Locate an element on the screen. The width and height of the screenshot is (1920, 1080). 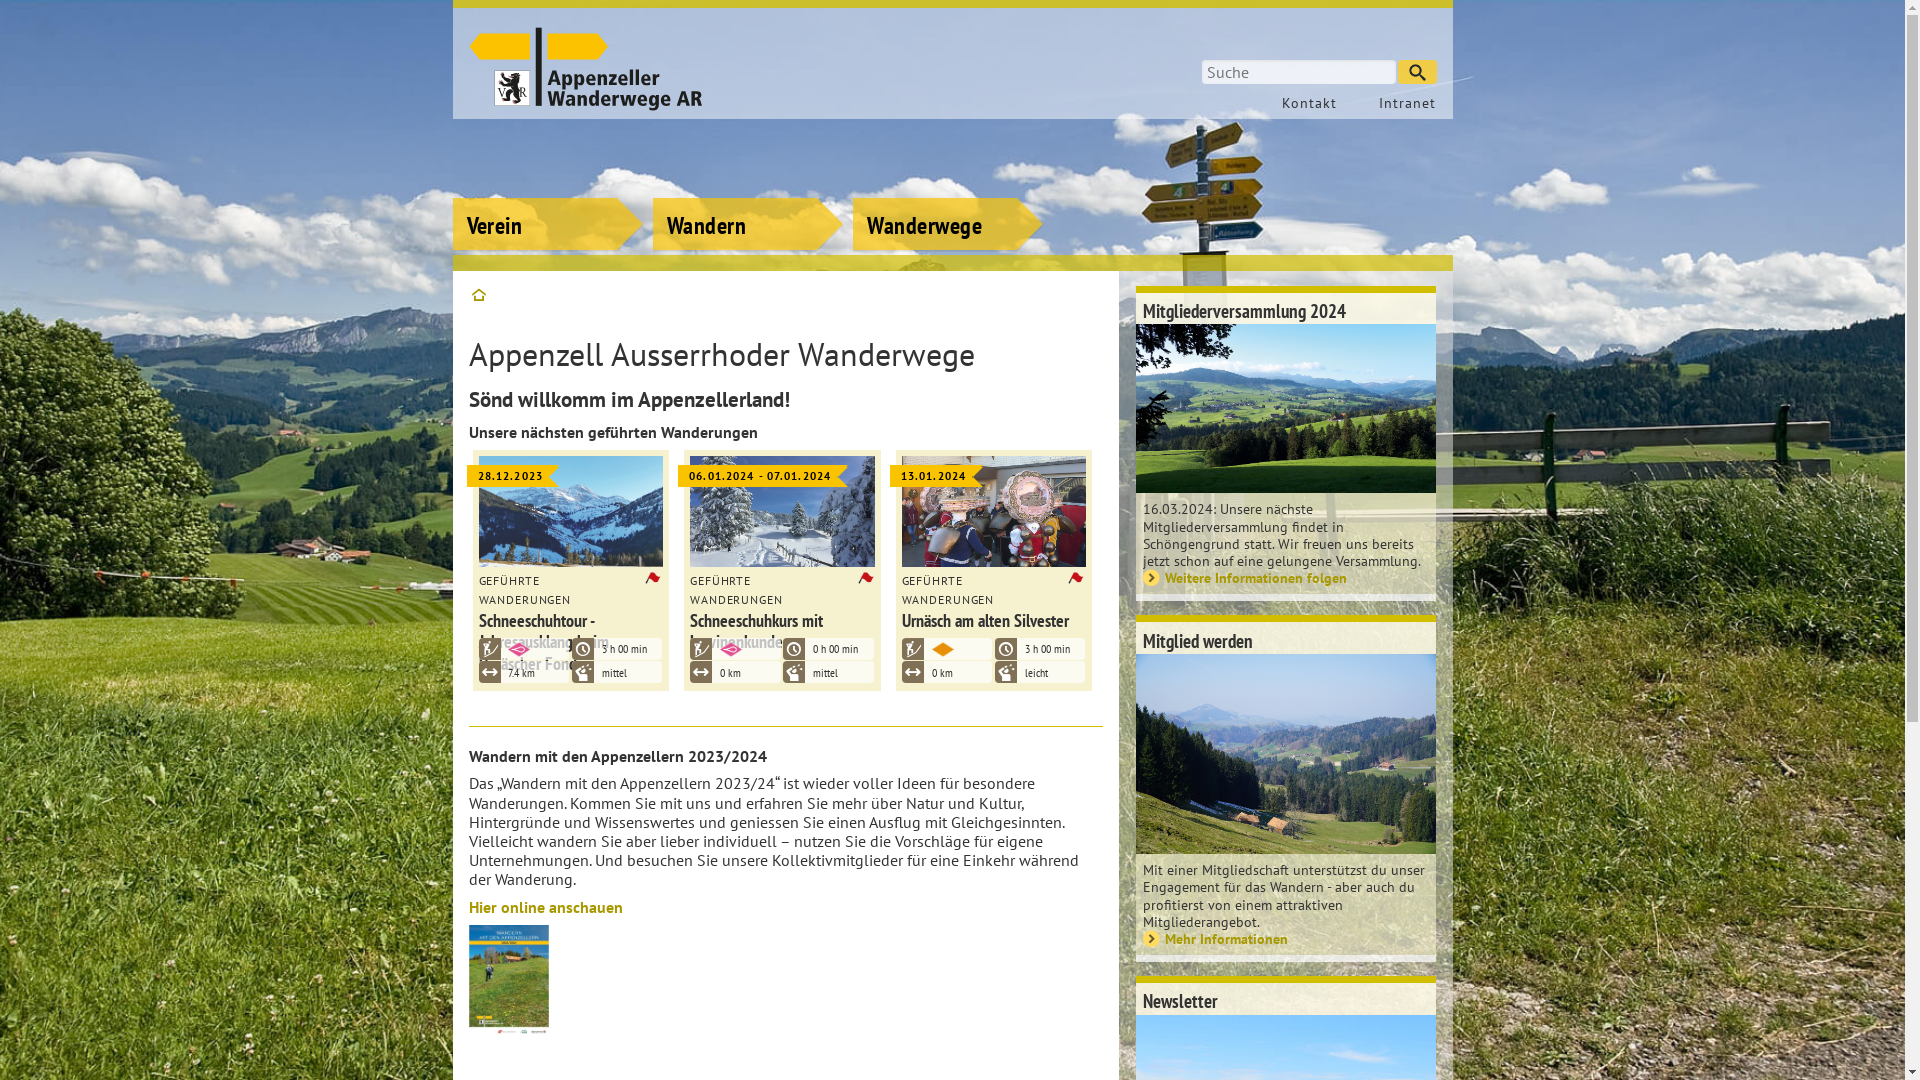
'Mitgliederversammlung 2024' is located at coordinates (1286, 308).